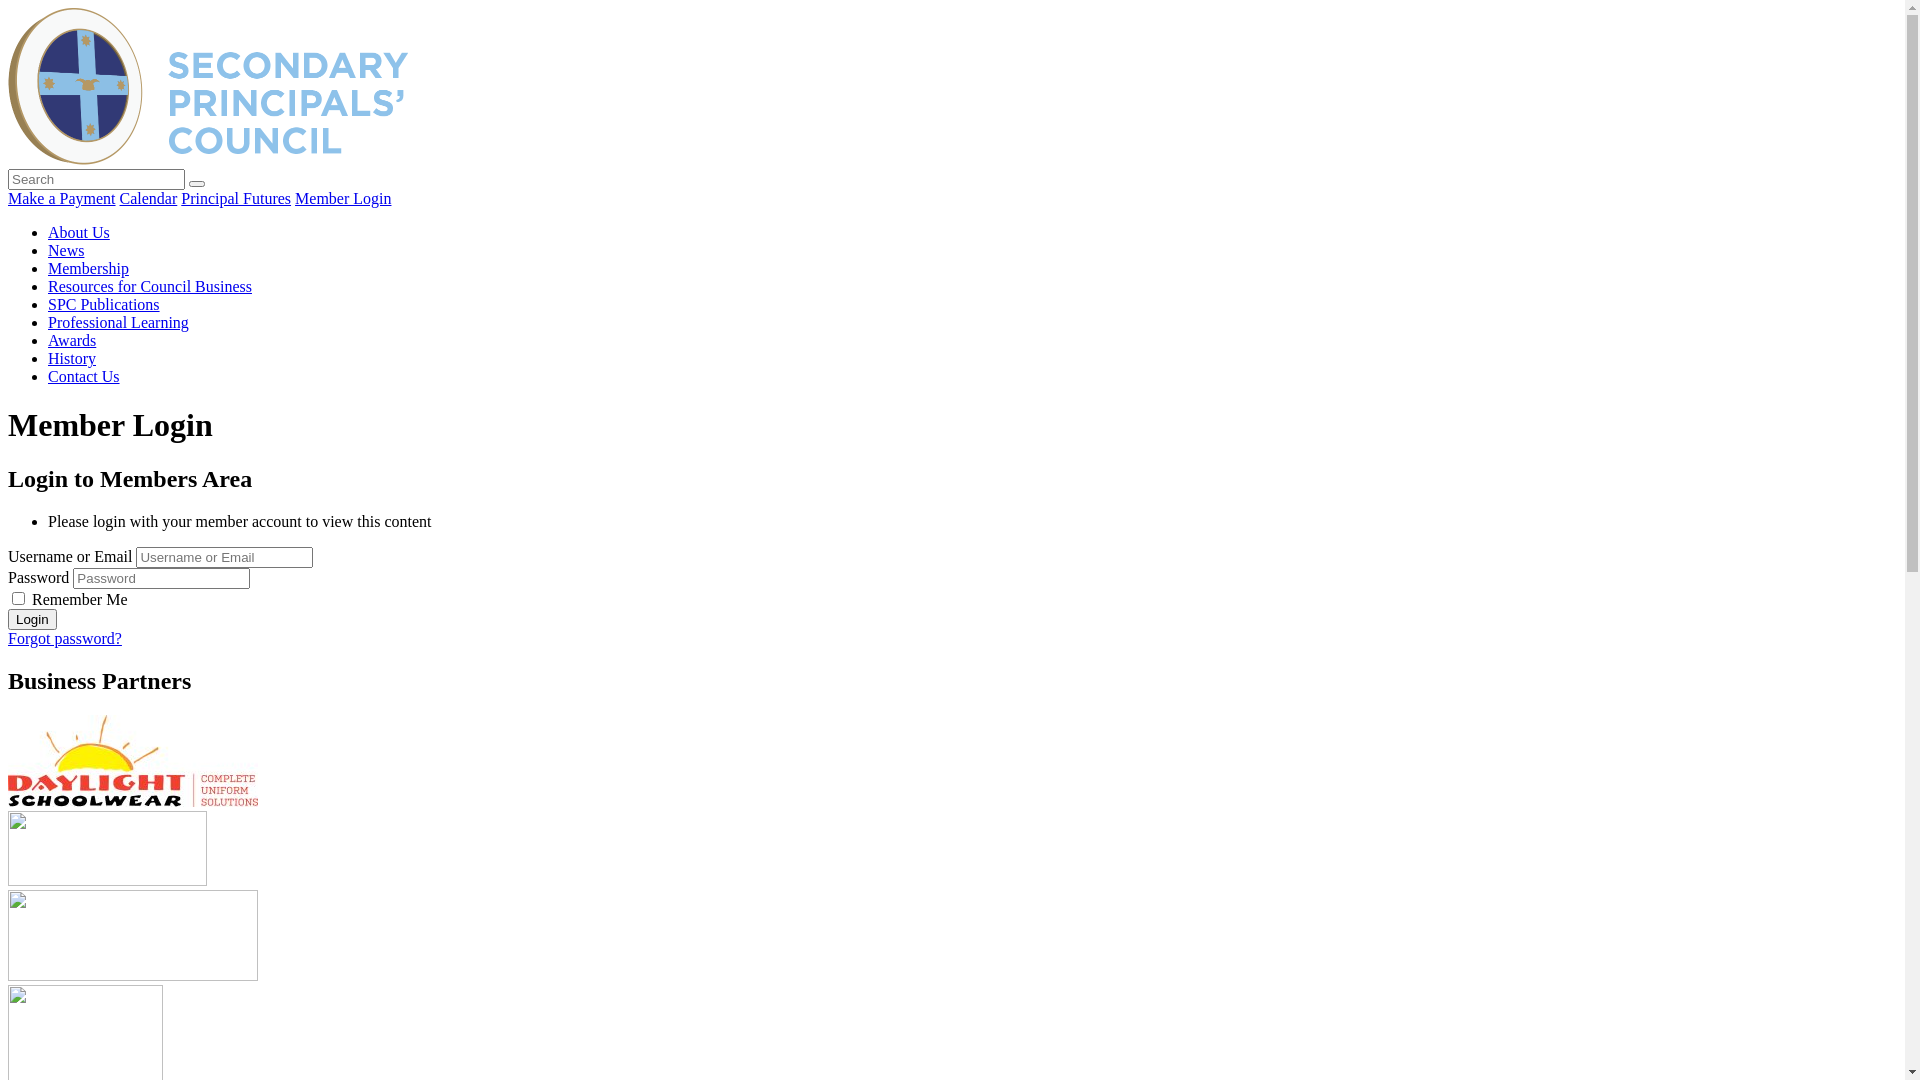 The image size is (1920, 1080). What do you see at coordinates (48, 249) in the screenshot?
I see `'News'` at bounding box center [48, 249].